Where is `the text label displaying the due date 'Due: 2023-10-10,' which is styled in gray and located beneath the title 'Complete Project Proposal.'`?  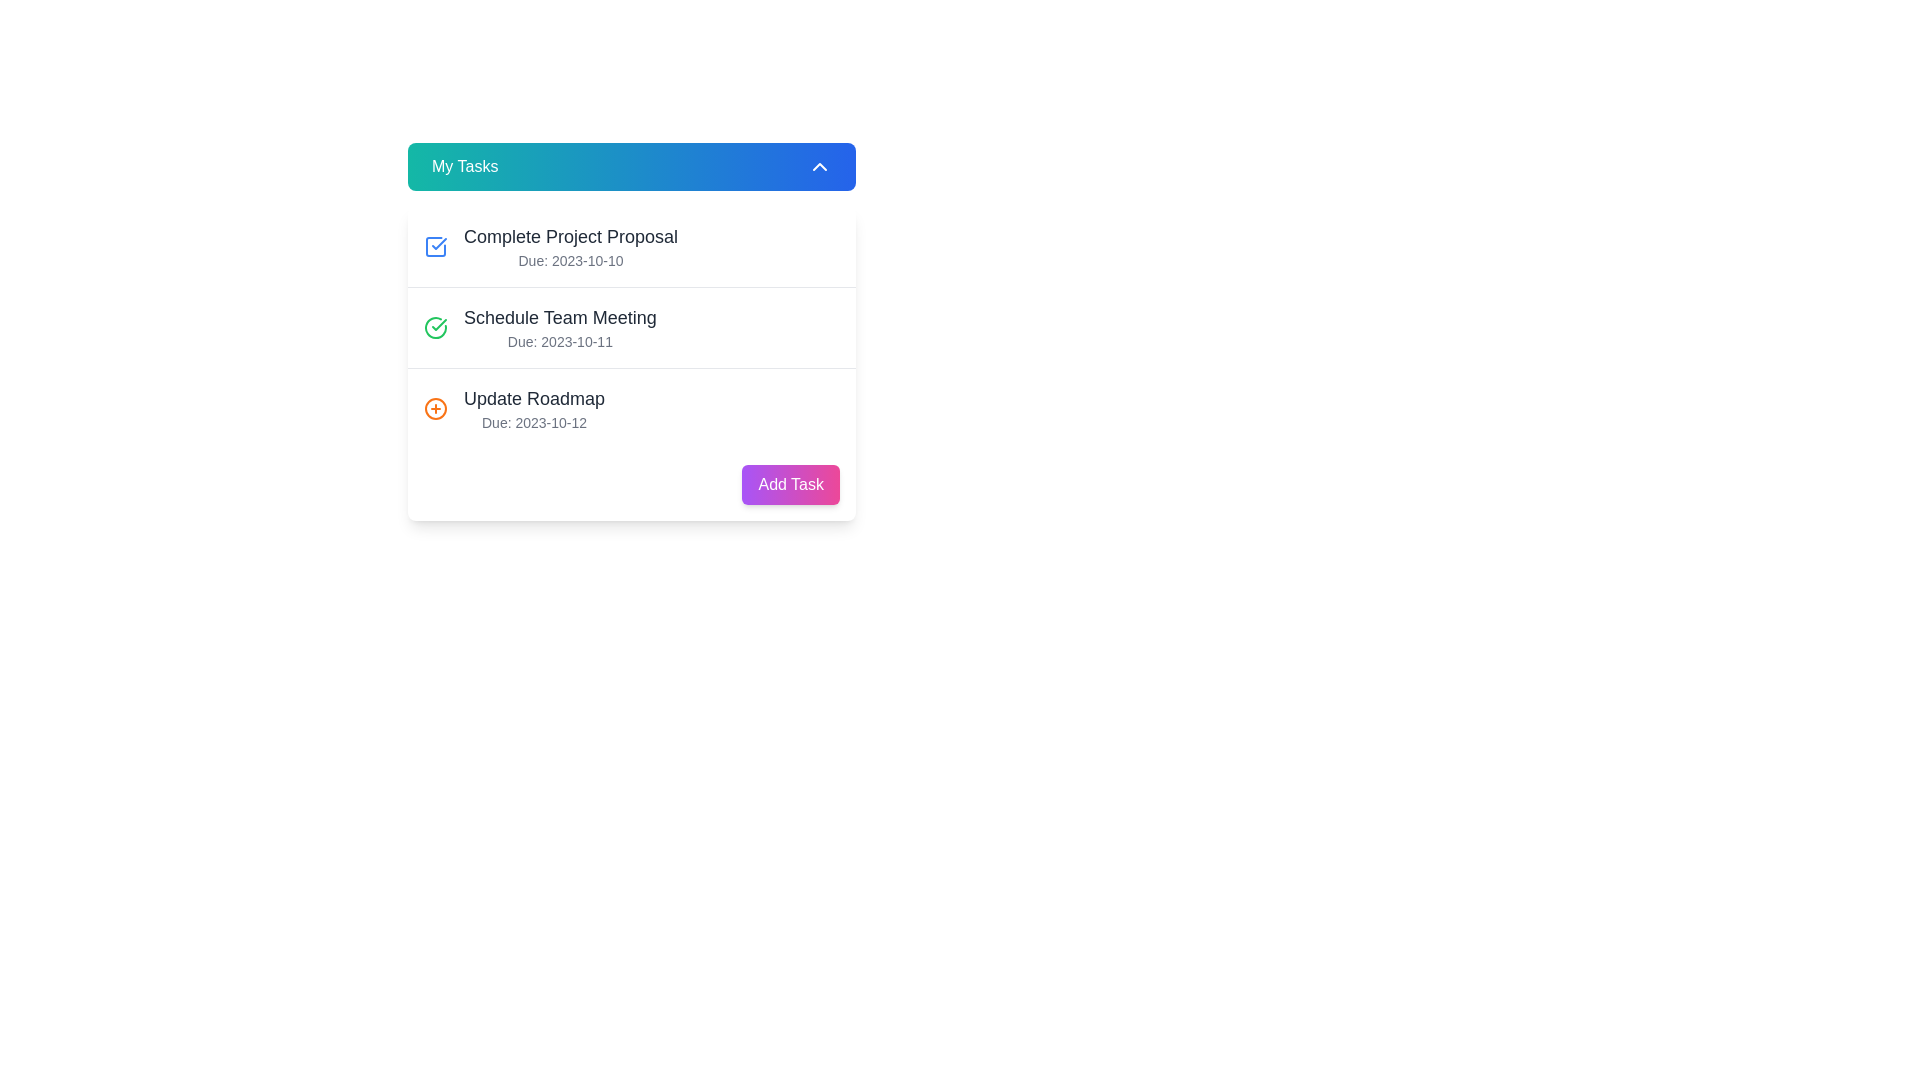 the text label displaying the due date 'Due: 2023-10-10,' which is styled in gray and located beneath the title 'Complete Project Proposal.' is located at coordinates (570, 260).